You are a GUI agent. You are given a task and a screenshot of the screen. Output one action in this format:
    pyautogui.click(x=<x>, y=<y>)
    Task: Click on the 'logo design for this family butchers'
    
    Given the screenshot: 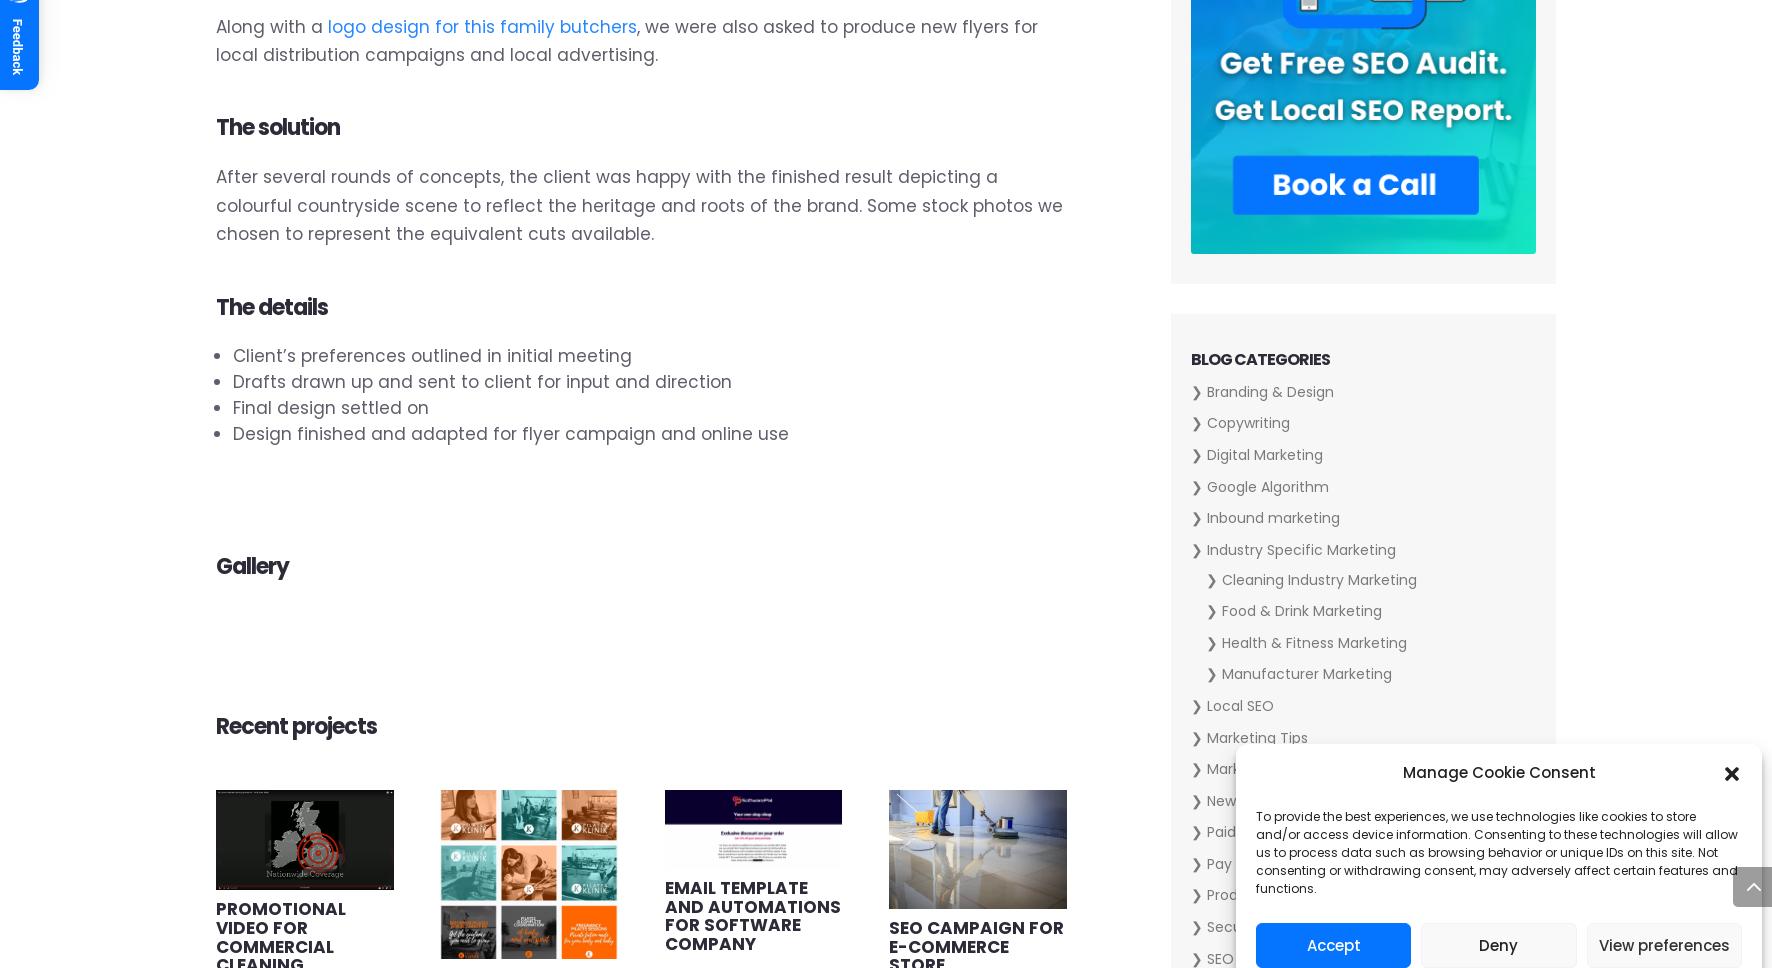 What is the action you would take?
    pyautogui.click(x=481, y=26)
    